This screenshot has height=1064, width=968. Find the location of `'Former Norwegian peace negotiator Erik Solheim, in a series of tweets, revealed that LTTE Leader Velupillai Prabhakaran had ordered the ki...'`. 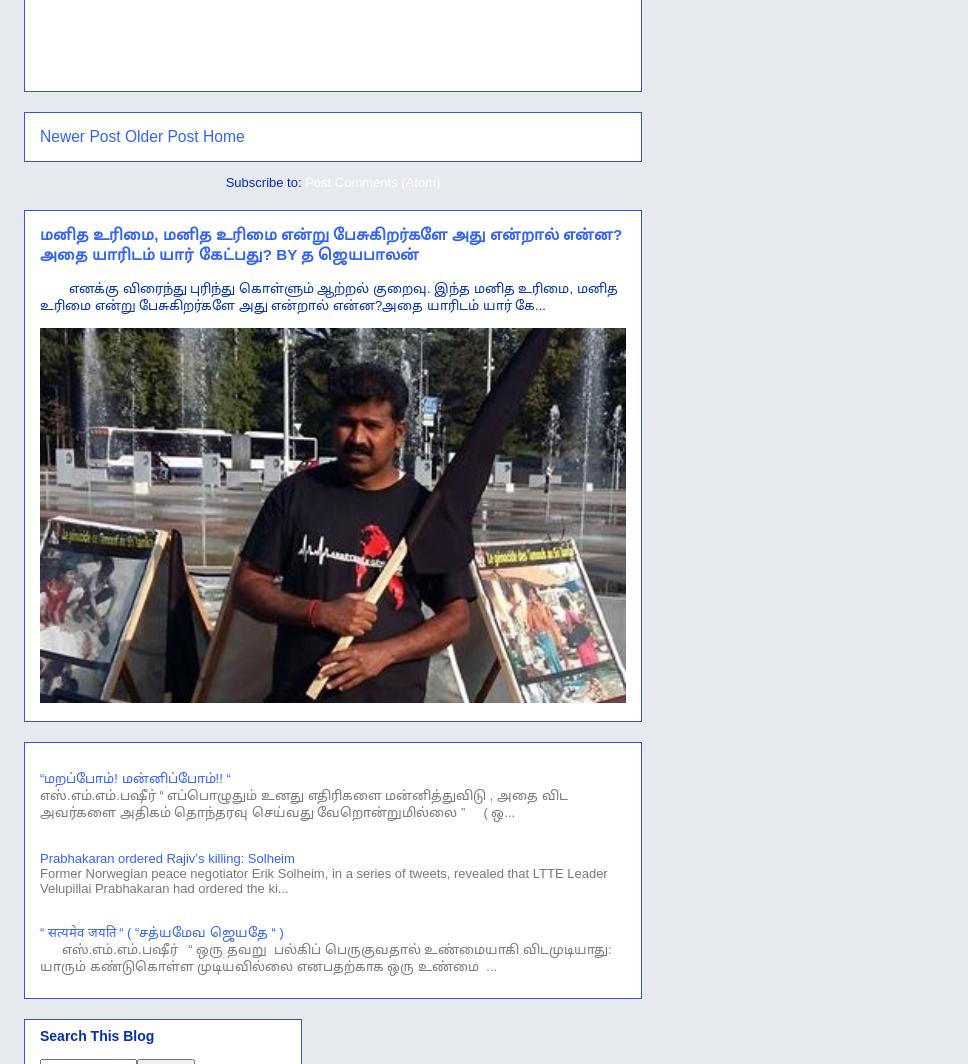

'Former Norwegian peace negotiator Erik Solheim, in a series of tweets, revealed that LTTE Leader Velupillai Prabhakaran had ordered the ki...' is located at coordinates (39, 880).